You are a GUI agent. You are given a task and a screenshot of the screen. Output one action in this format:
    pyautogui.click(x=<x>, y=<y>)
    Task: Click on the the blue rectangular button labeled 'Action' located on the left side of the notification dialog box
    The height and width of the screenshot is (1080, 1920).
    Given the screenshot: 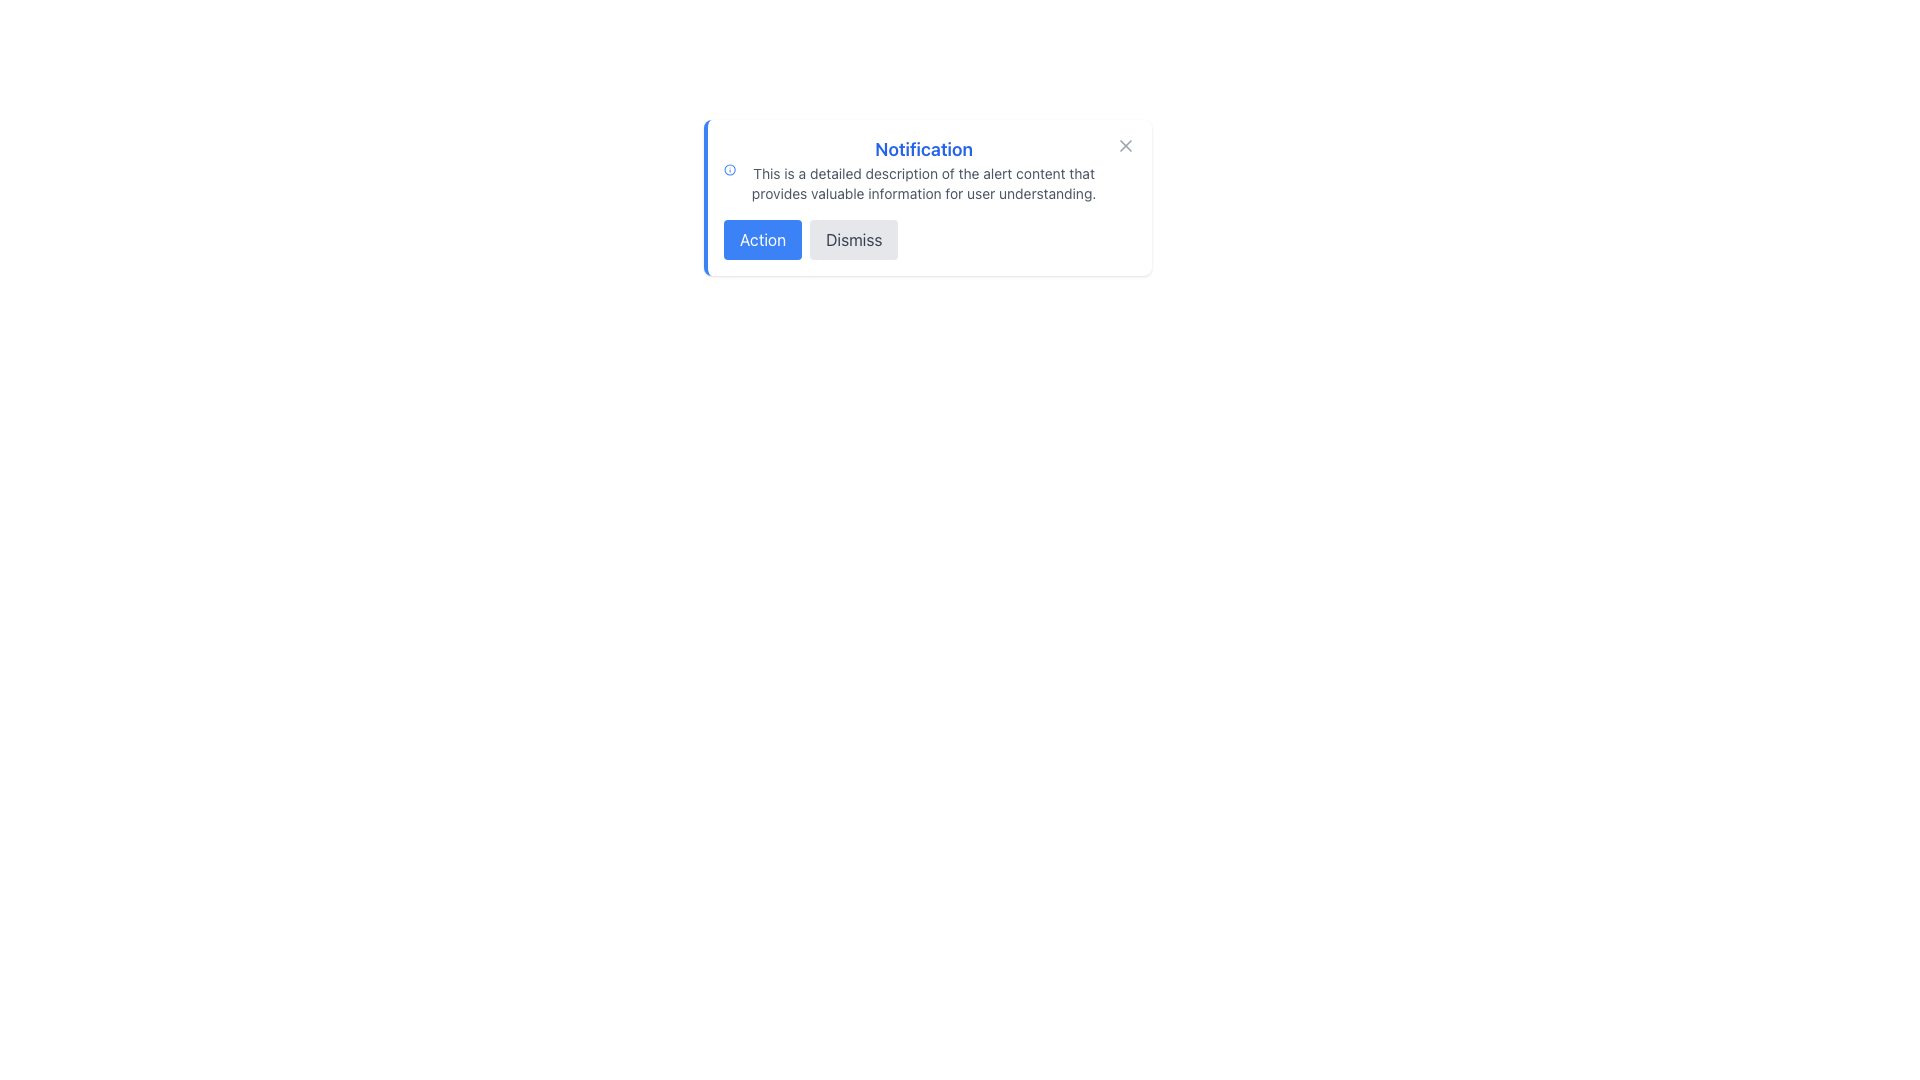 What is the action you would take?
    pyautogui.click(x=762, y=238)
    